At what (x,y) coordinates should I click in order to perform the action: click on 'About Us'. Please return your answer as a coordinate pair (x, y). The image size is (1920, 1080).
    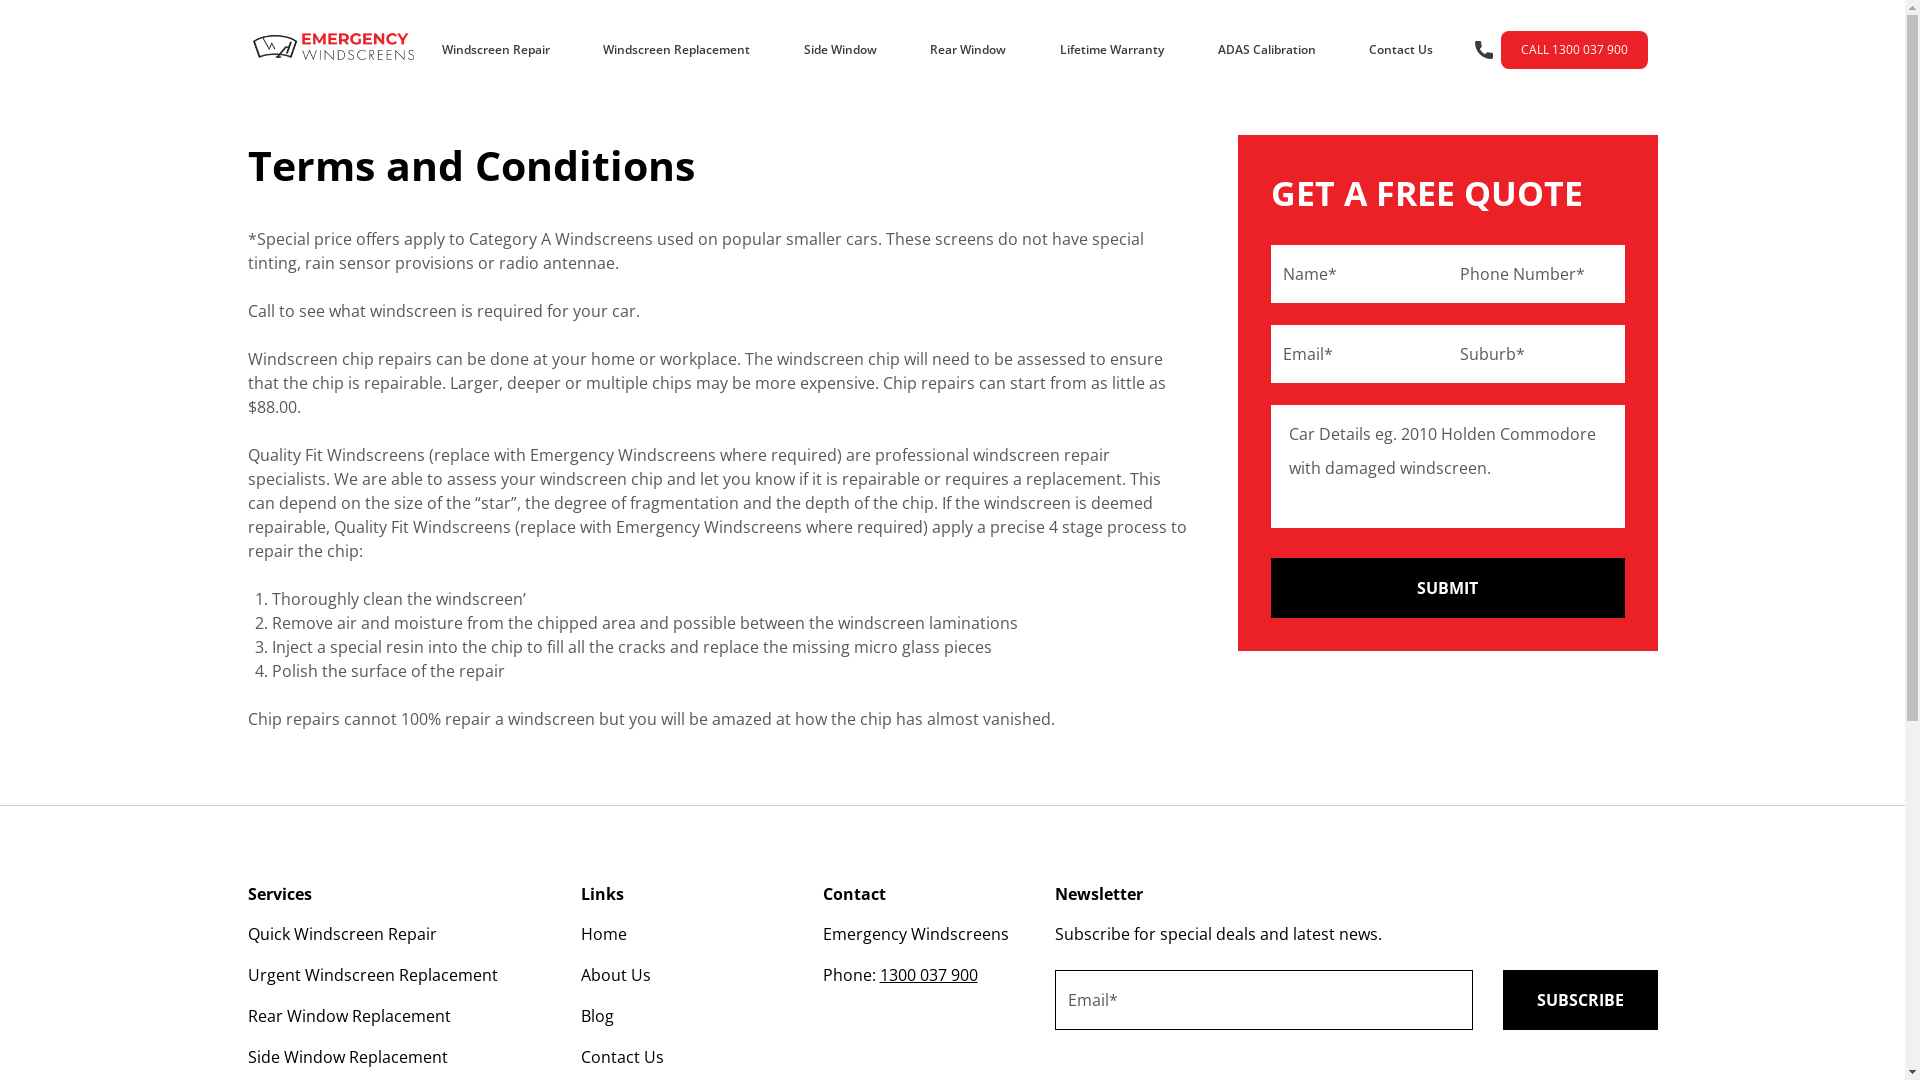
    Looking at the image, I should click on (613, 974).